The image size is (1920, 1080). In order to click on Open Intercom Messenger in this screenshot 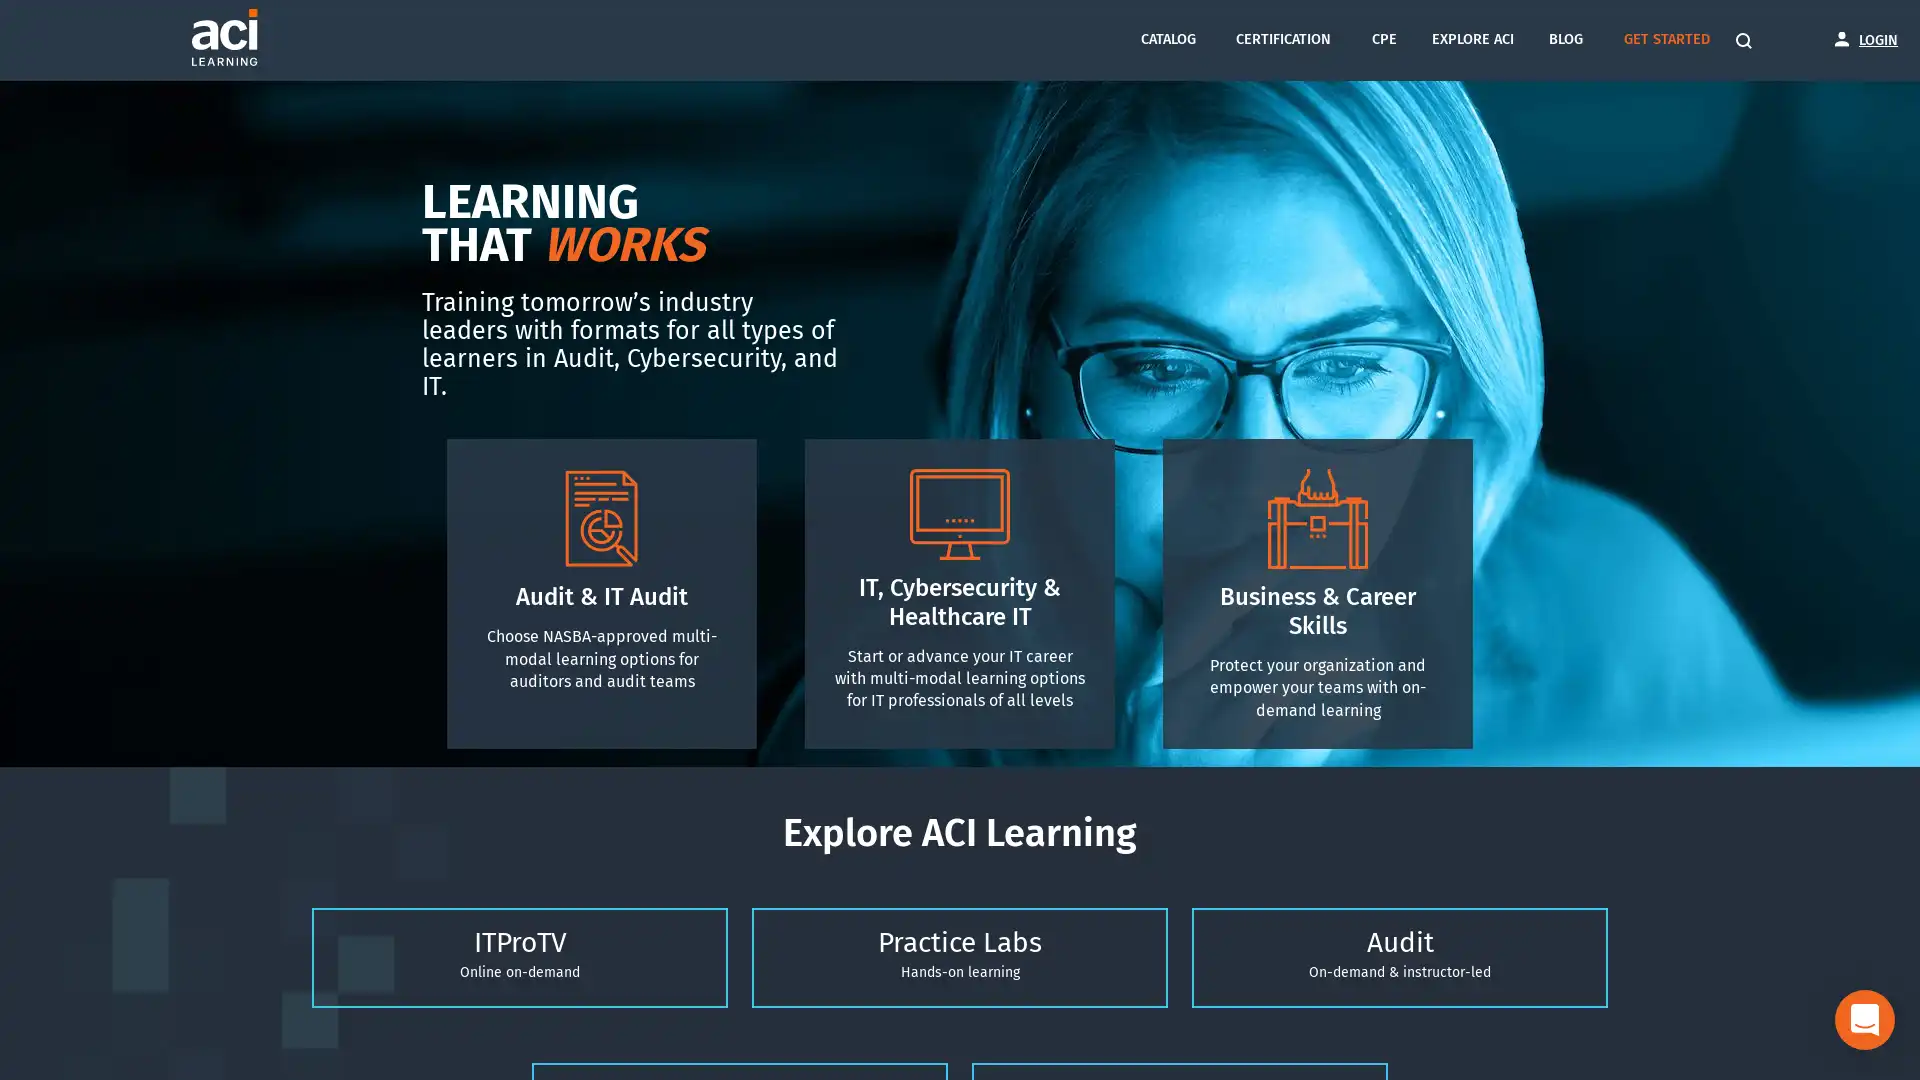, I will do `click(1864, 1019)`.